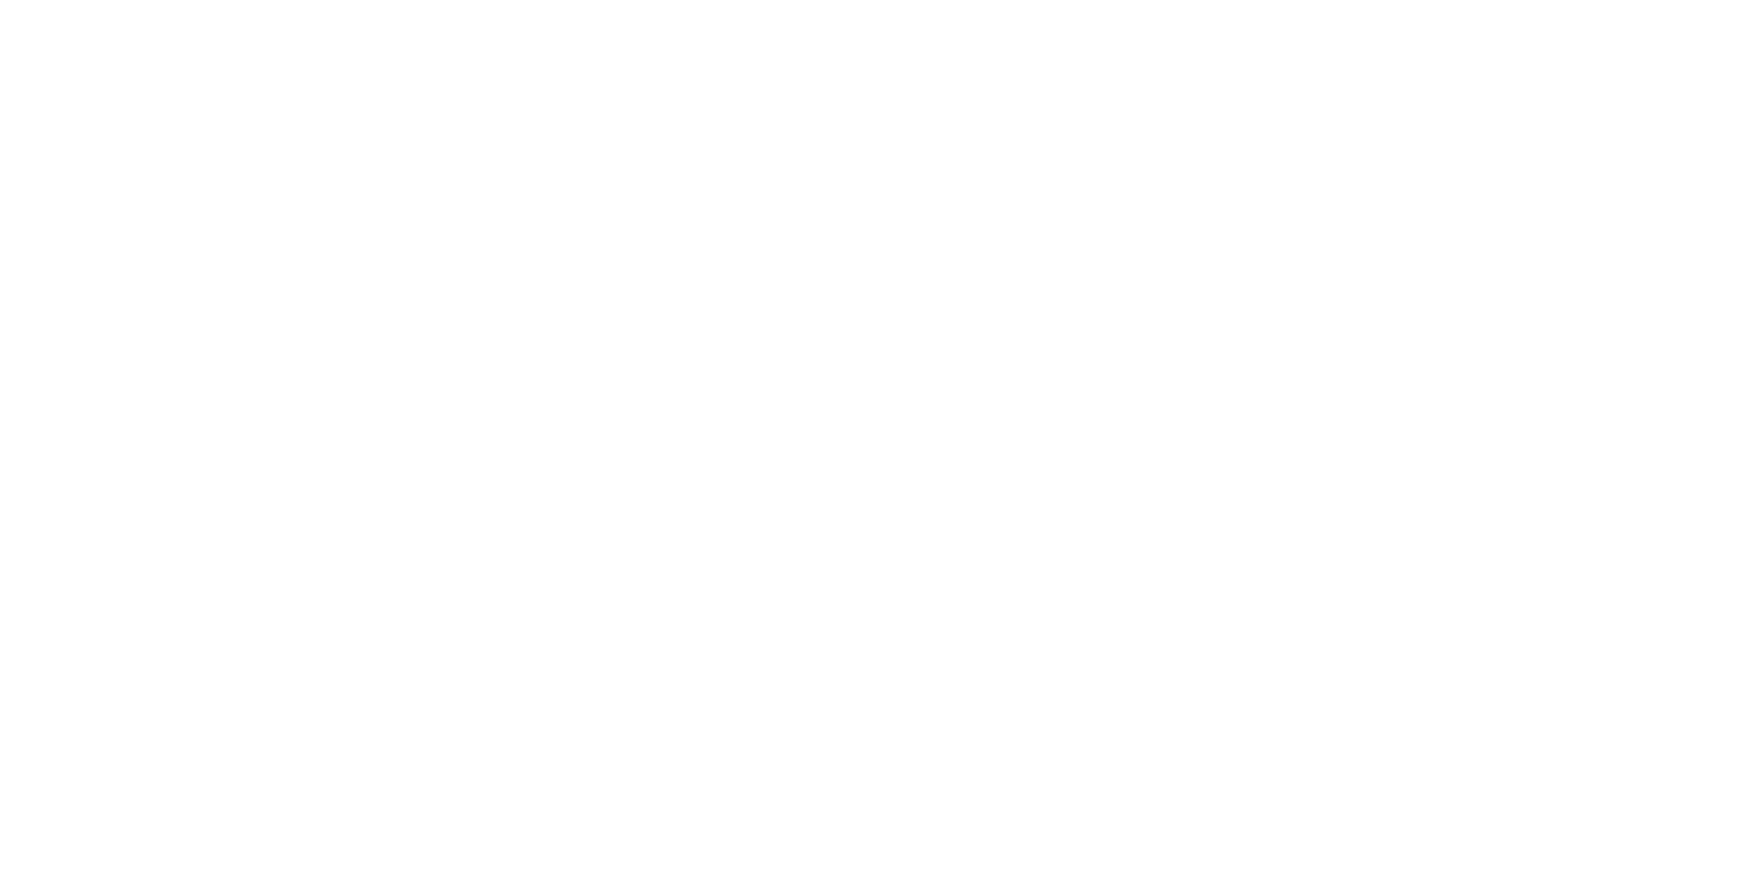 The height and width of the screenshot is (887, 1750). I want to click on 'Categories', so click(599, 685).